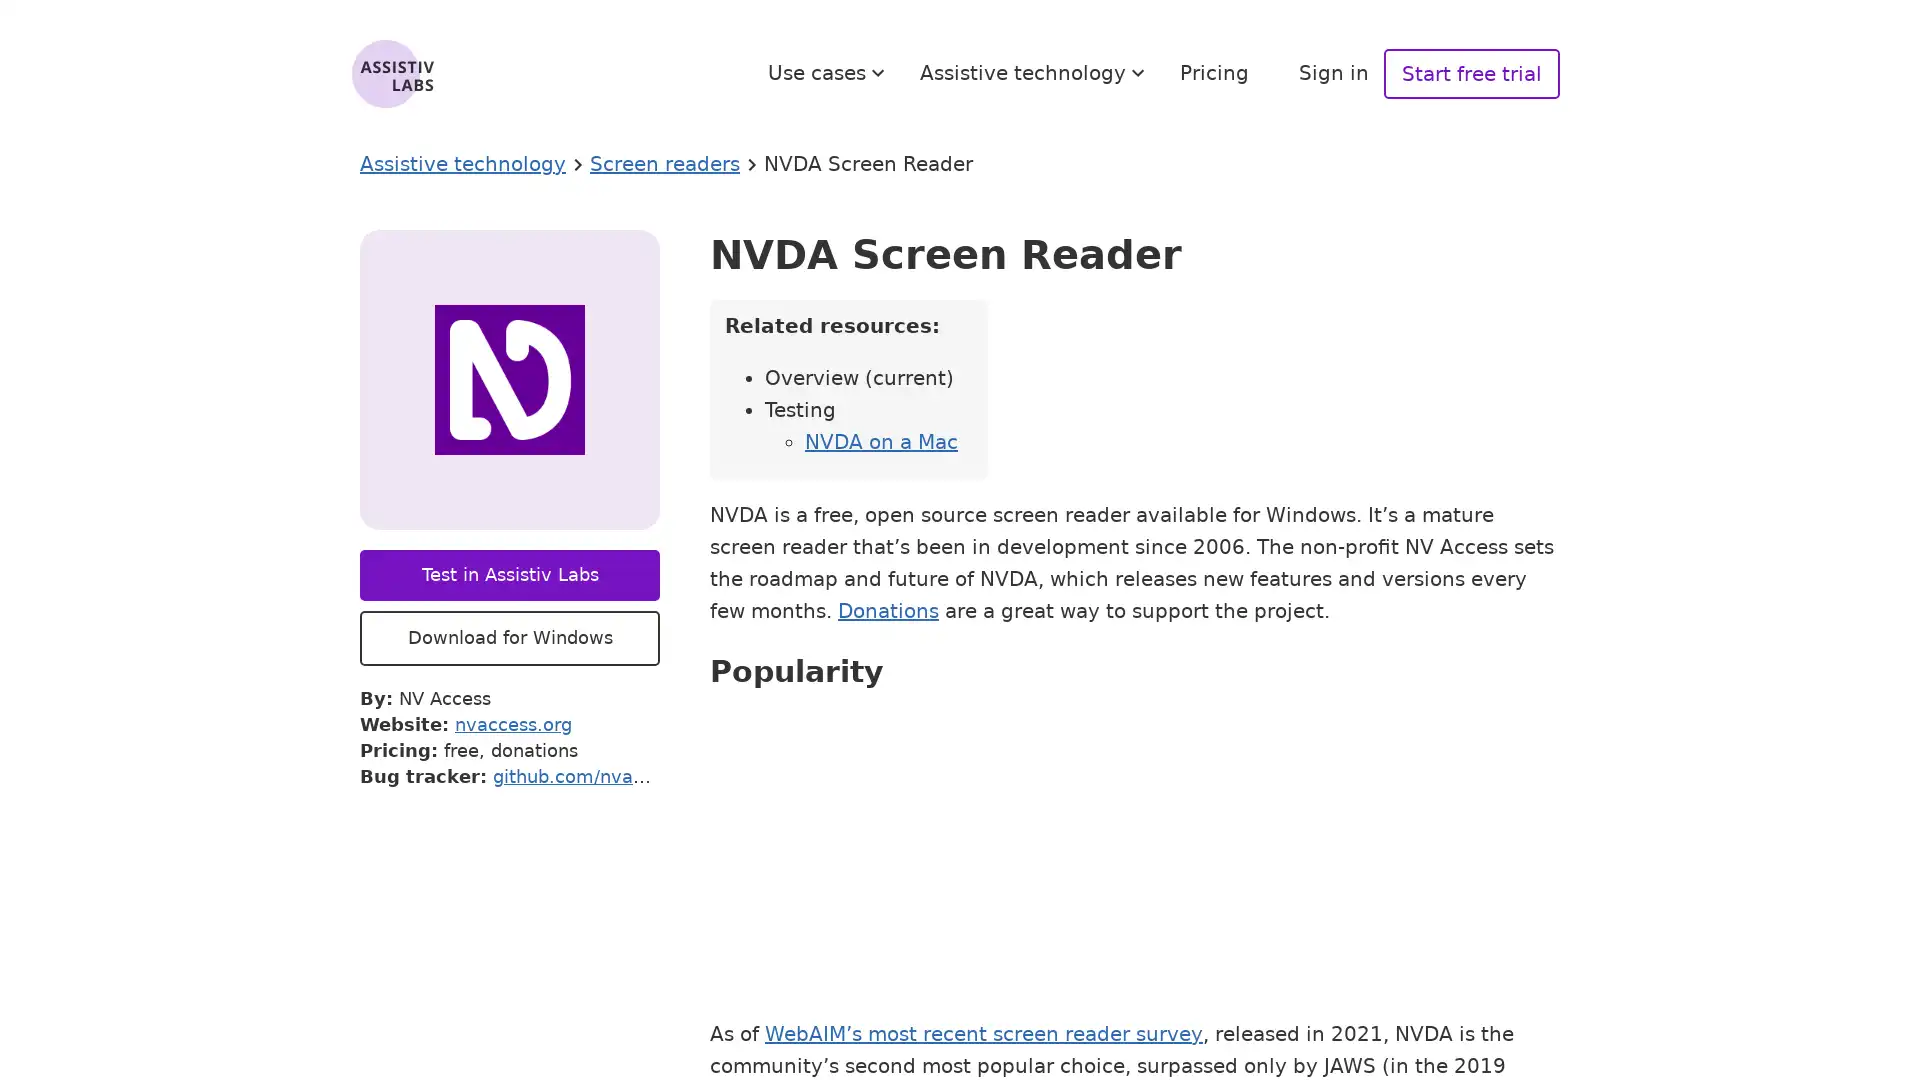 The width and height of the screenshot is (1920, 1080). What do you see at coordinates (829, 72) in the screenshot?
I see `Use cases` at bounding box center [829, 72].